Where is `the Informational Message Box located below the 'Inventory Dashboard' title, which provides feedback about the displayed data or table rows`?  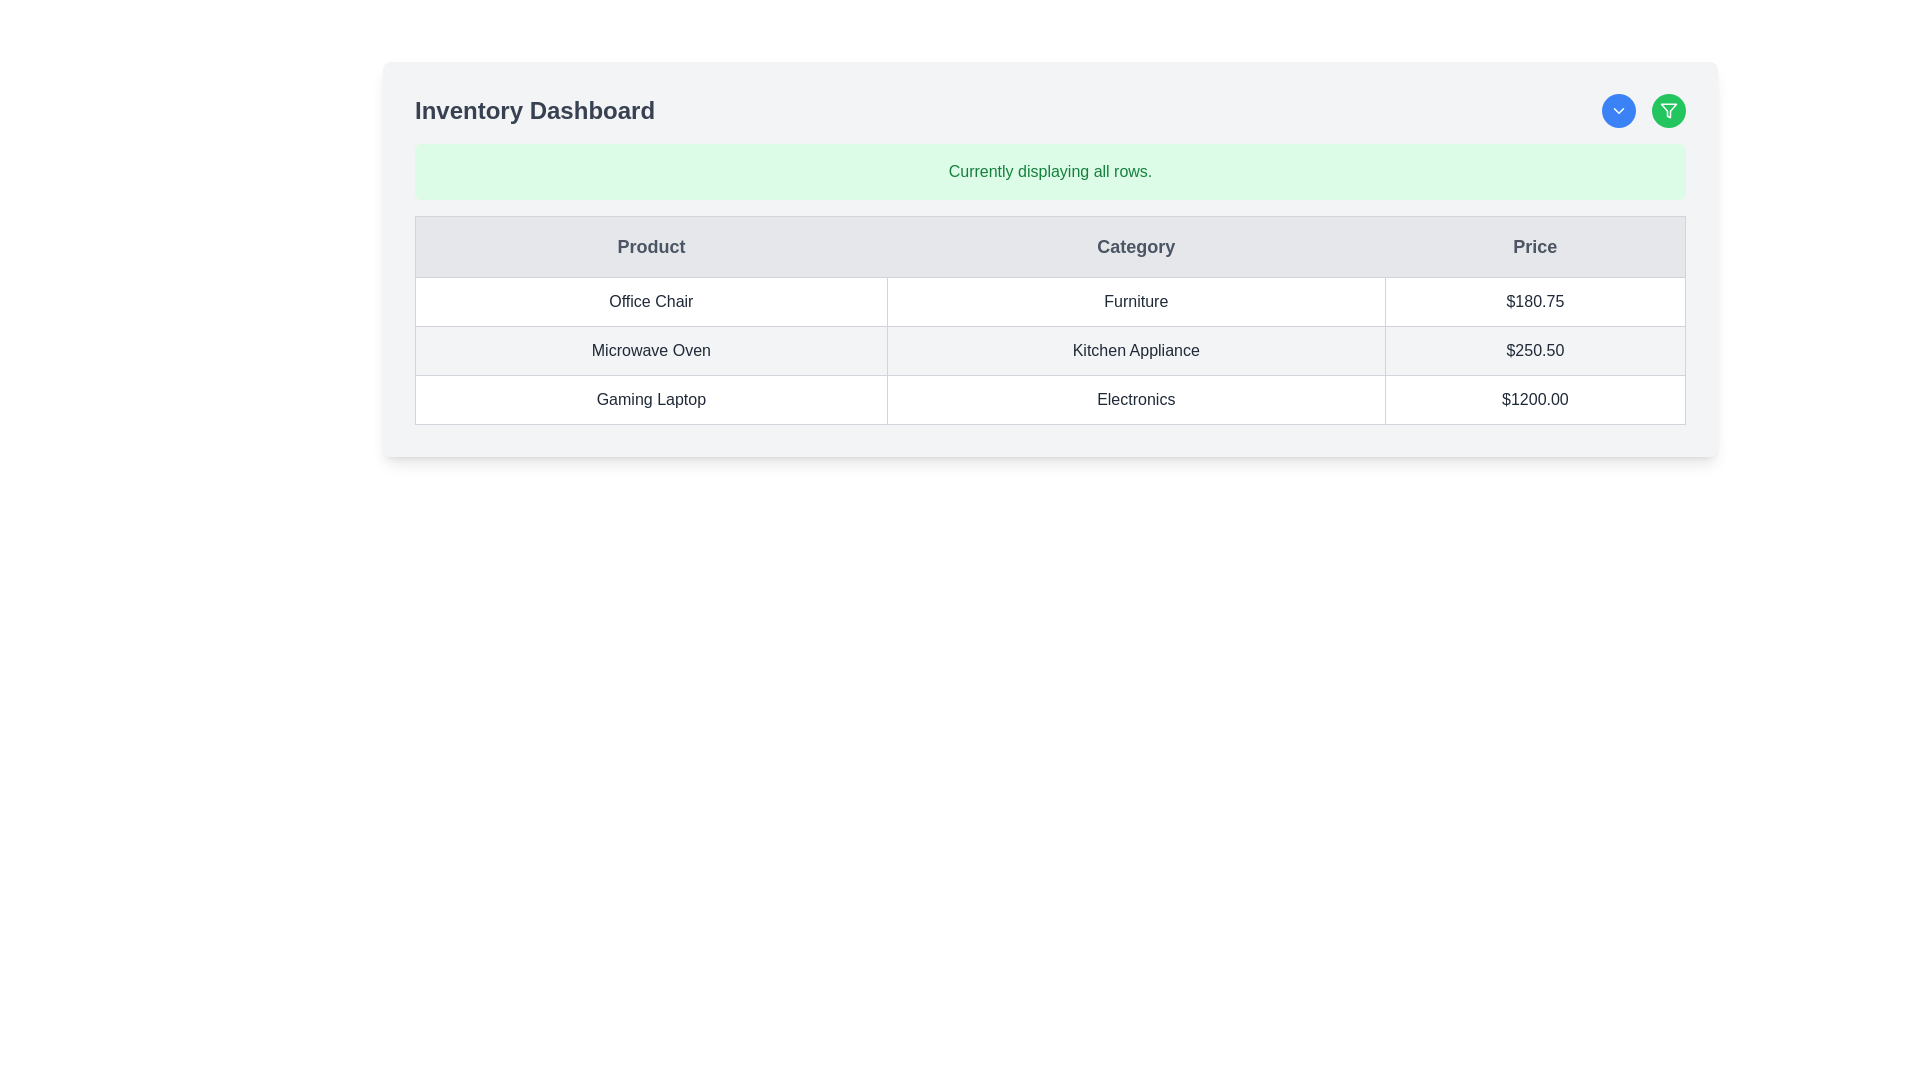 the Informational Message Box located below the 'Inventory Dashboard' title, which provides feedback about the displayed data or table rows is located at coordinates (1049, 171).